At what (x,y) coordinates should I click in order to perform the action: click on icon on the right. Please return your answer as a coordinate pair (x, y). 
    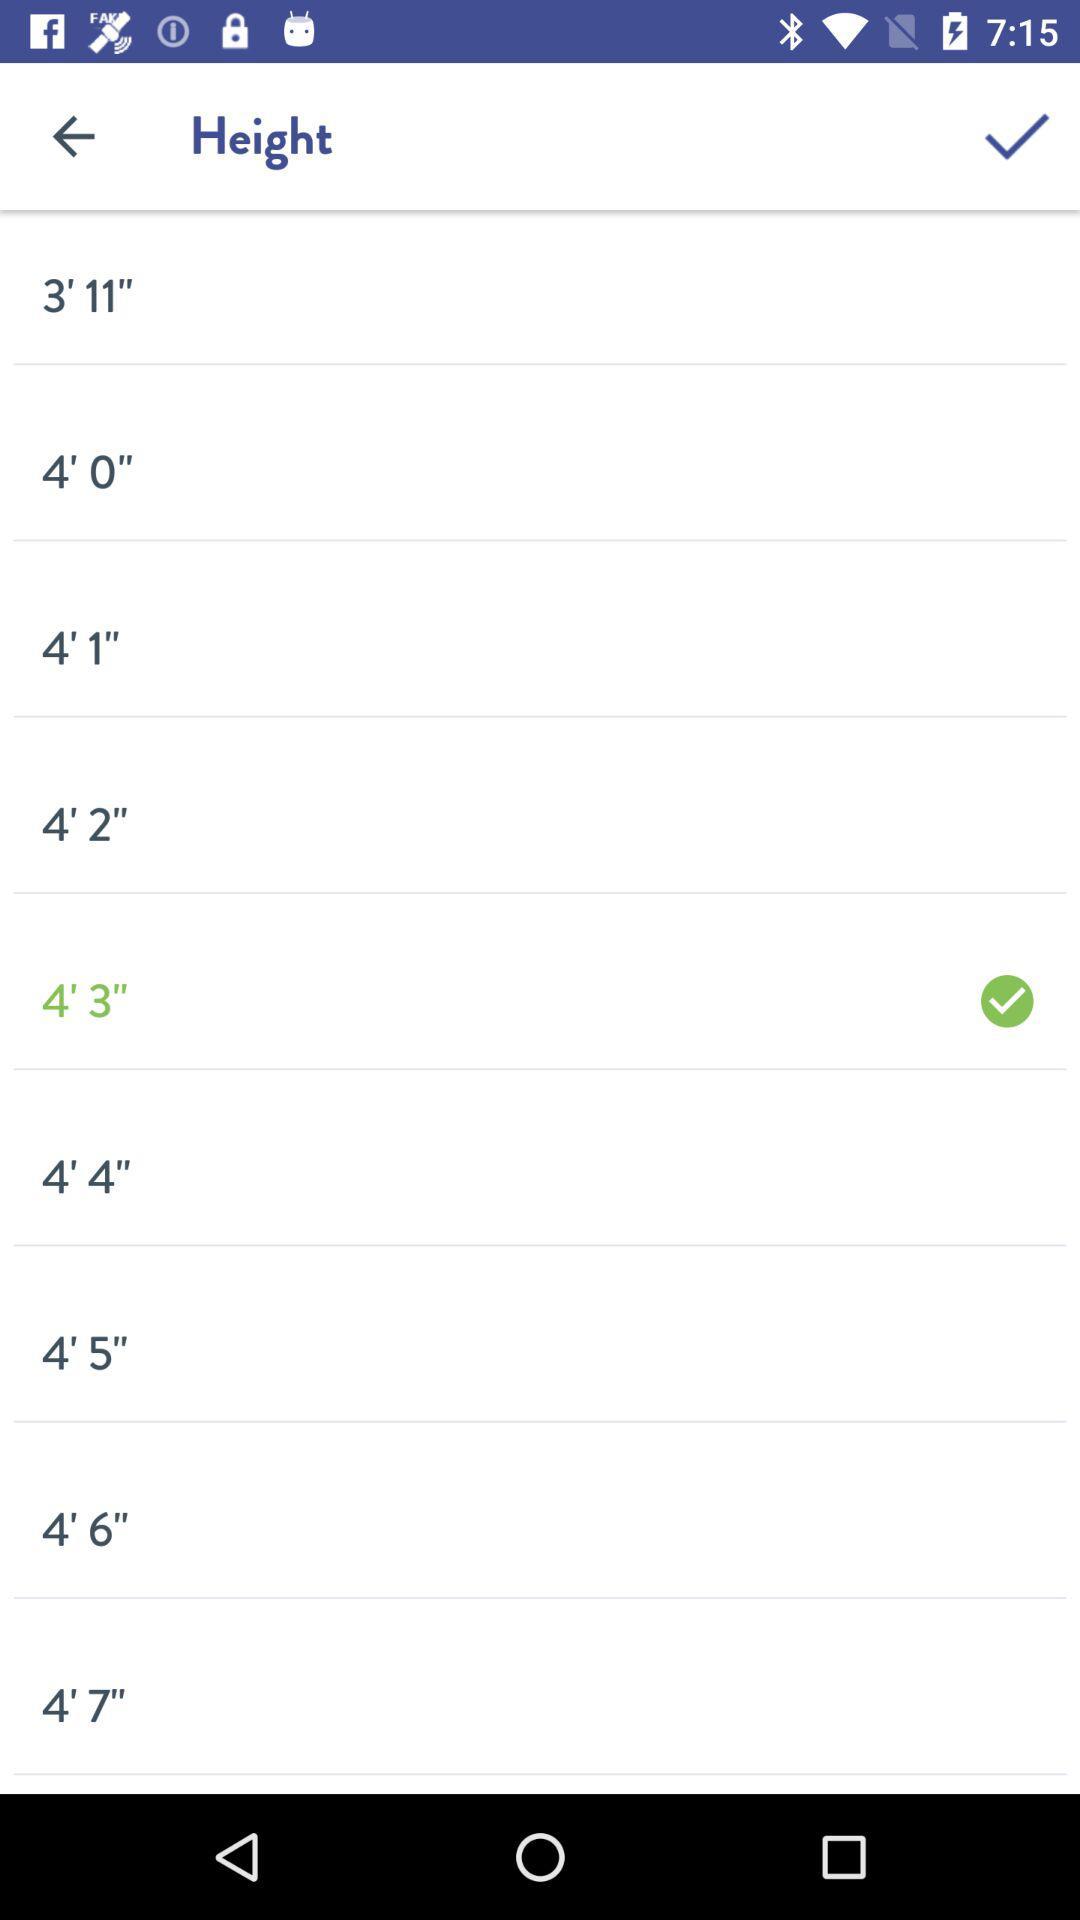
    Looking at the image, I should click on (1007, 1001).